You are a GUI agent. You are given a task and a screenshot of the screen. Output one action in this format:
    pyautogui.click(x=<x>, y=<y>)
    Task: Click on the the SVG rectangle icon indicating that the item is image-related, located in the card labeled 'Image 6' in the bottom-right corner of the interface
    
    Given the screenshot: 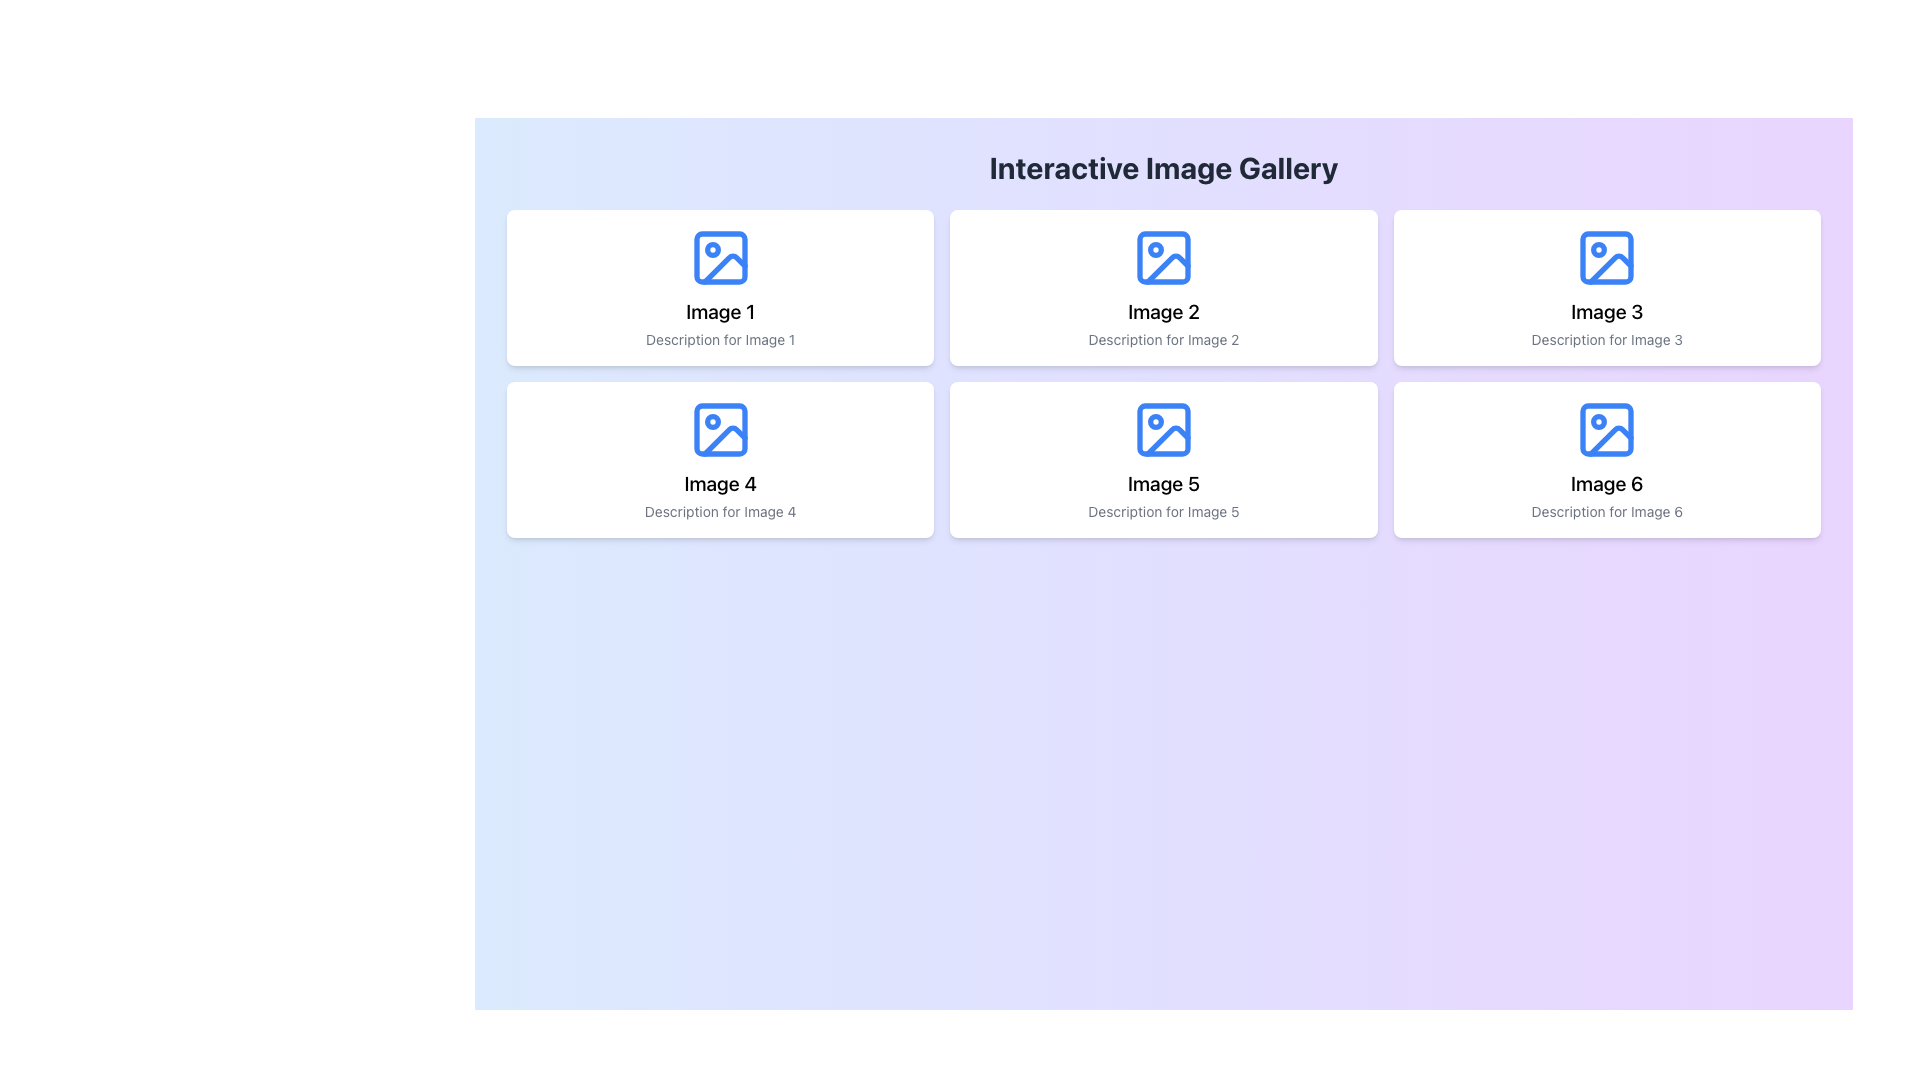 What is the action you would take?
    pyautogui.click(x=1607, y=428)
    